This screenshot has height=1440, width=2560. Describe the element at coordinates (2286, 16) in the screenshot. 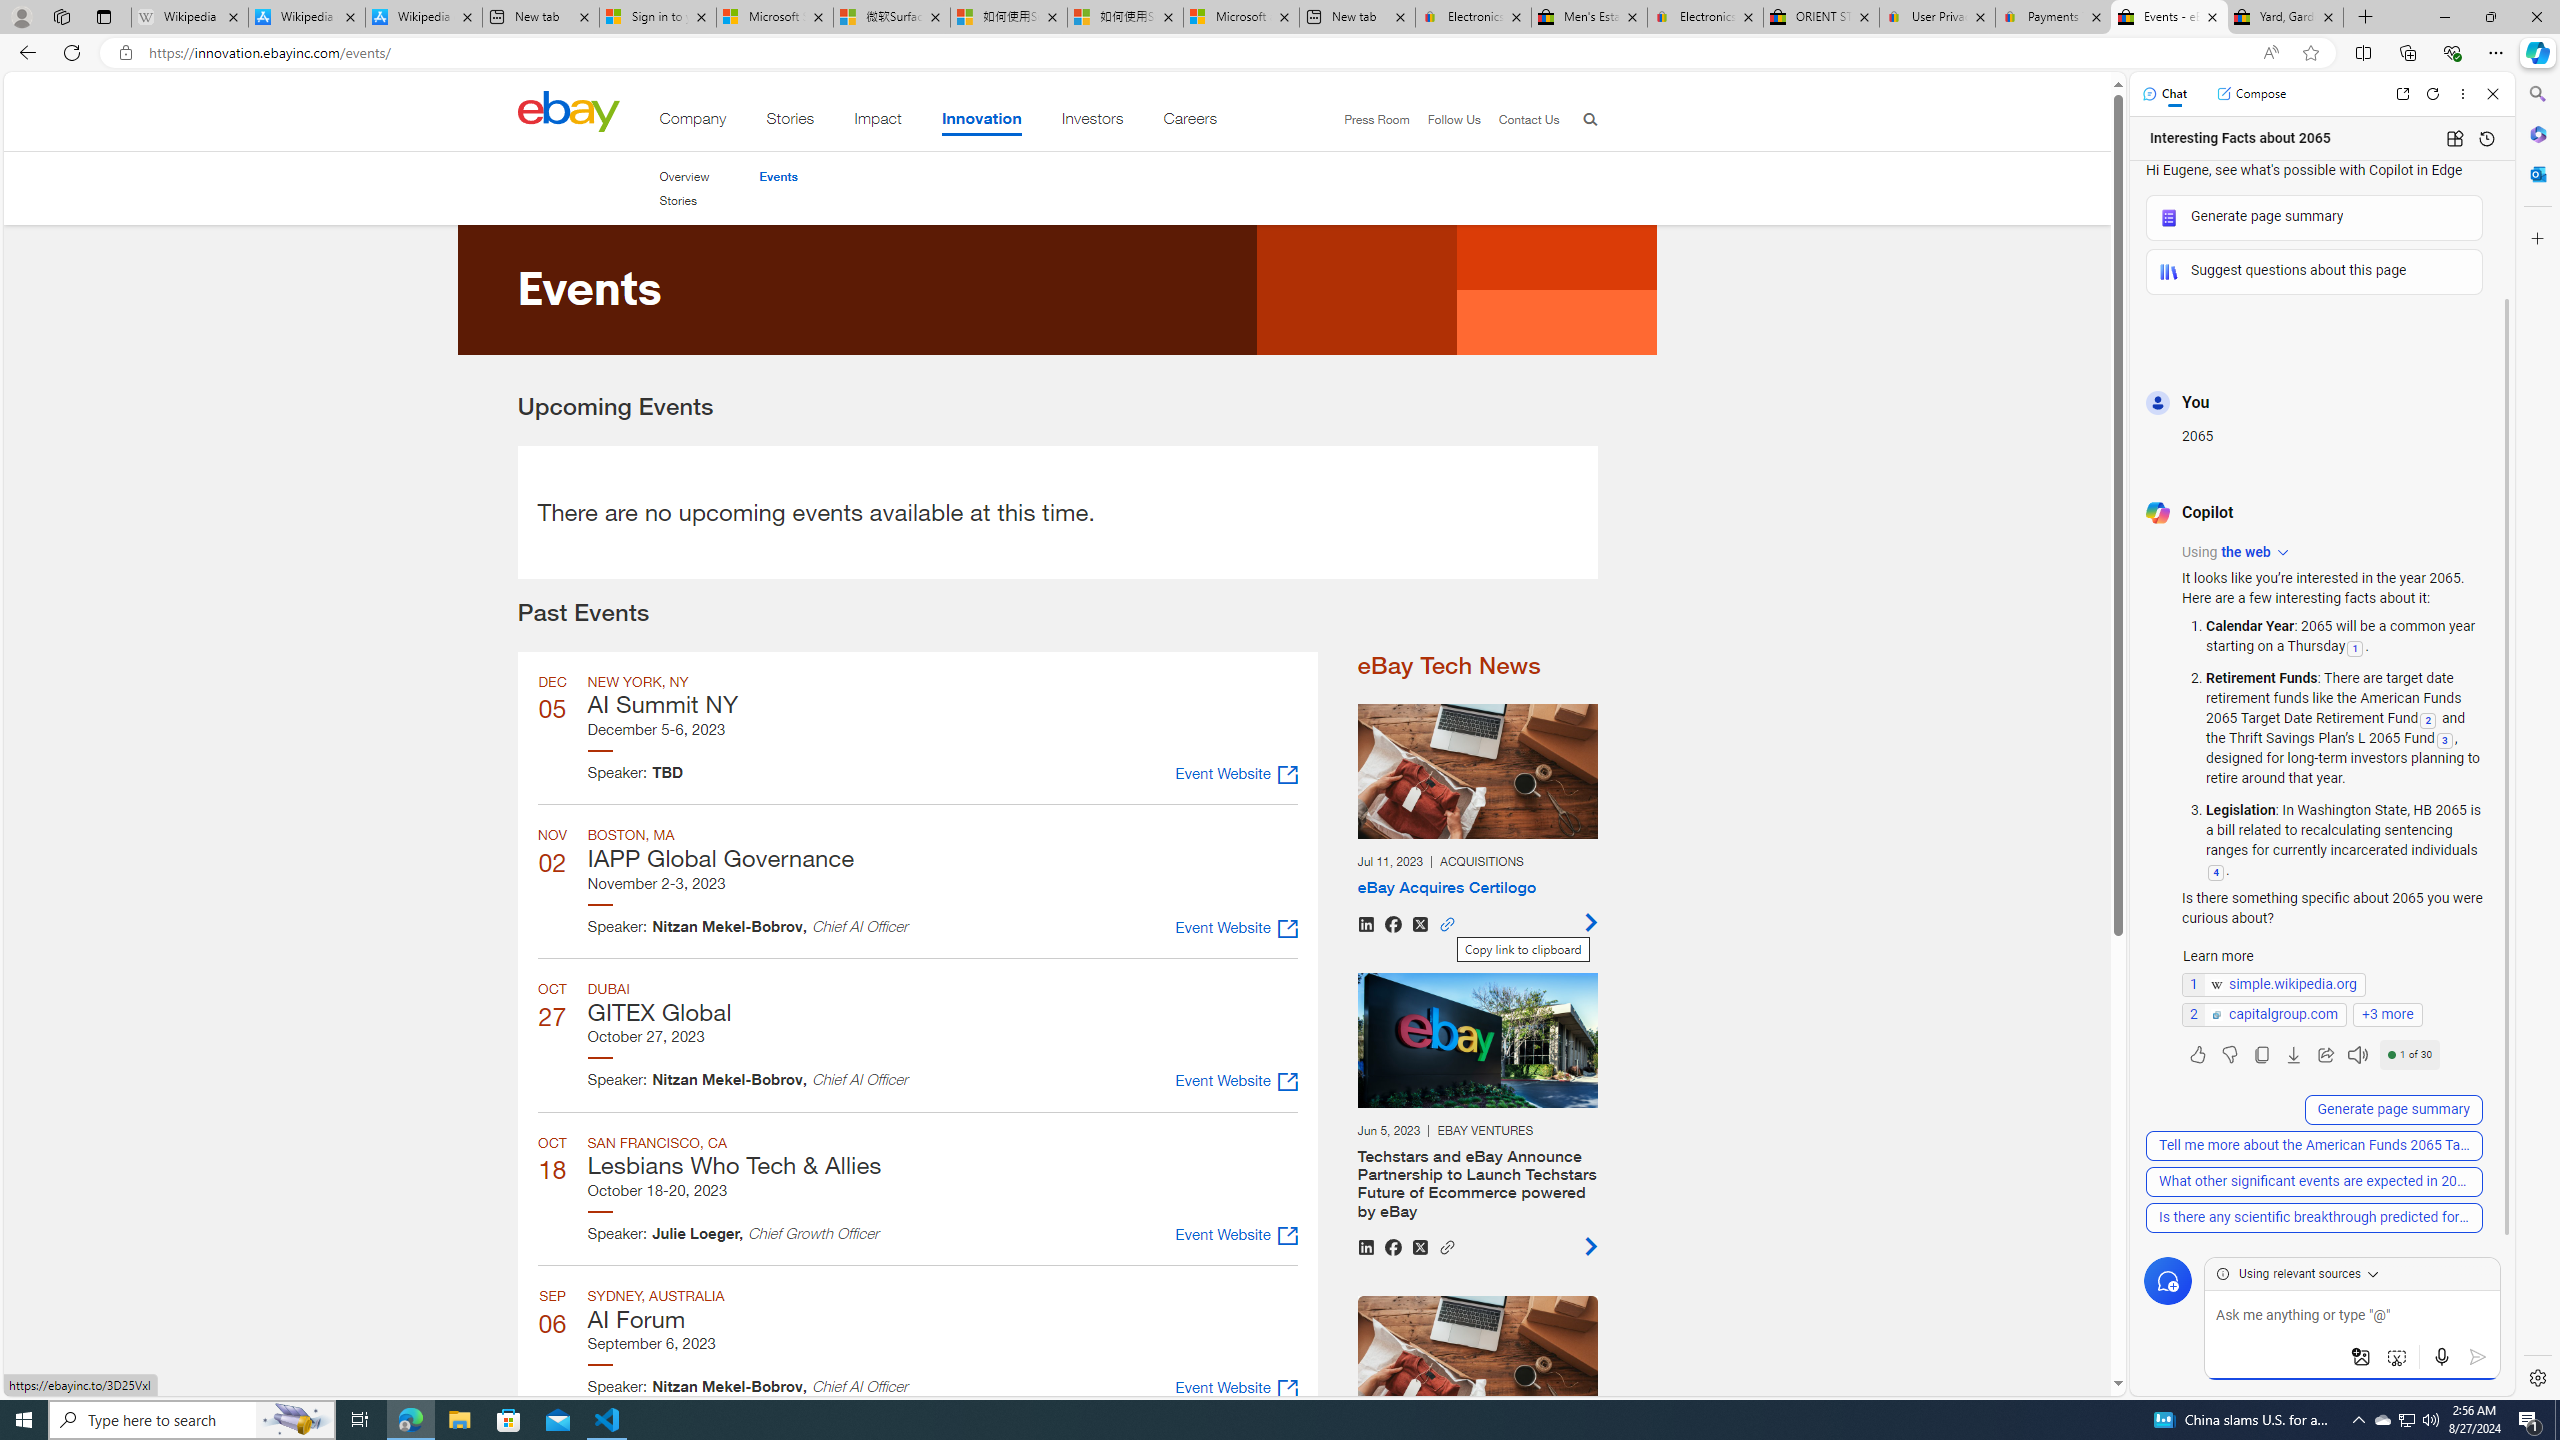

I see `'Yard, Garden & Outdoor Living'` at that location.